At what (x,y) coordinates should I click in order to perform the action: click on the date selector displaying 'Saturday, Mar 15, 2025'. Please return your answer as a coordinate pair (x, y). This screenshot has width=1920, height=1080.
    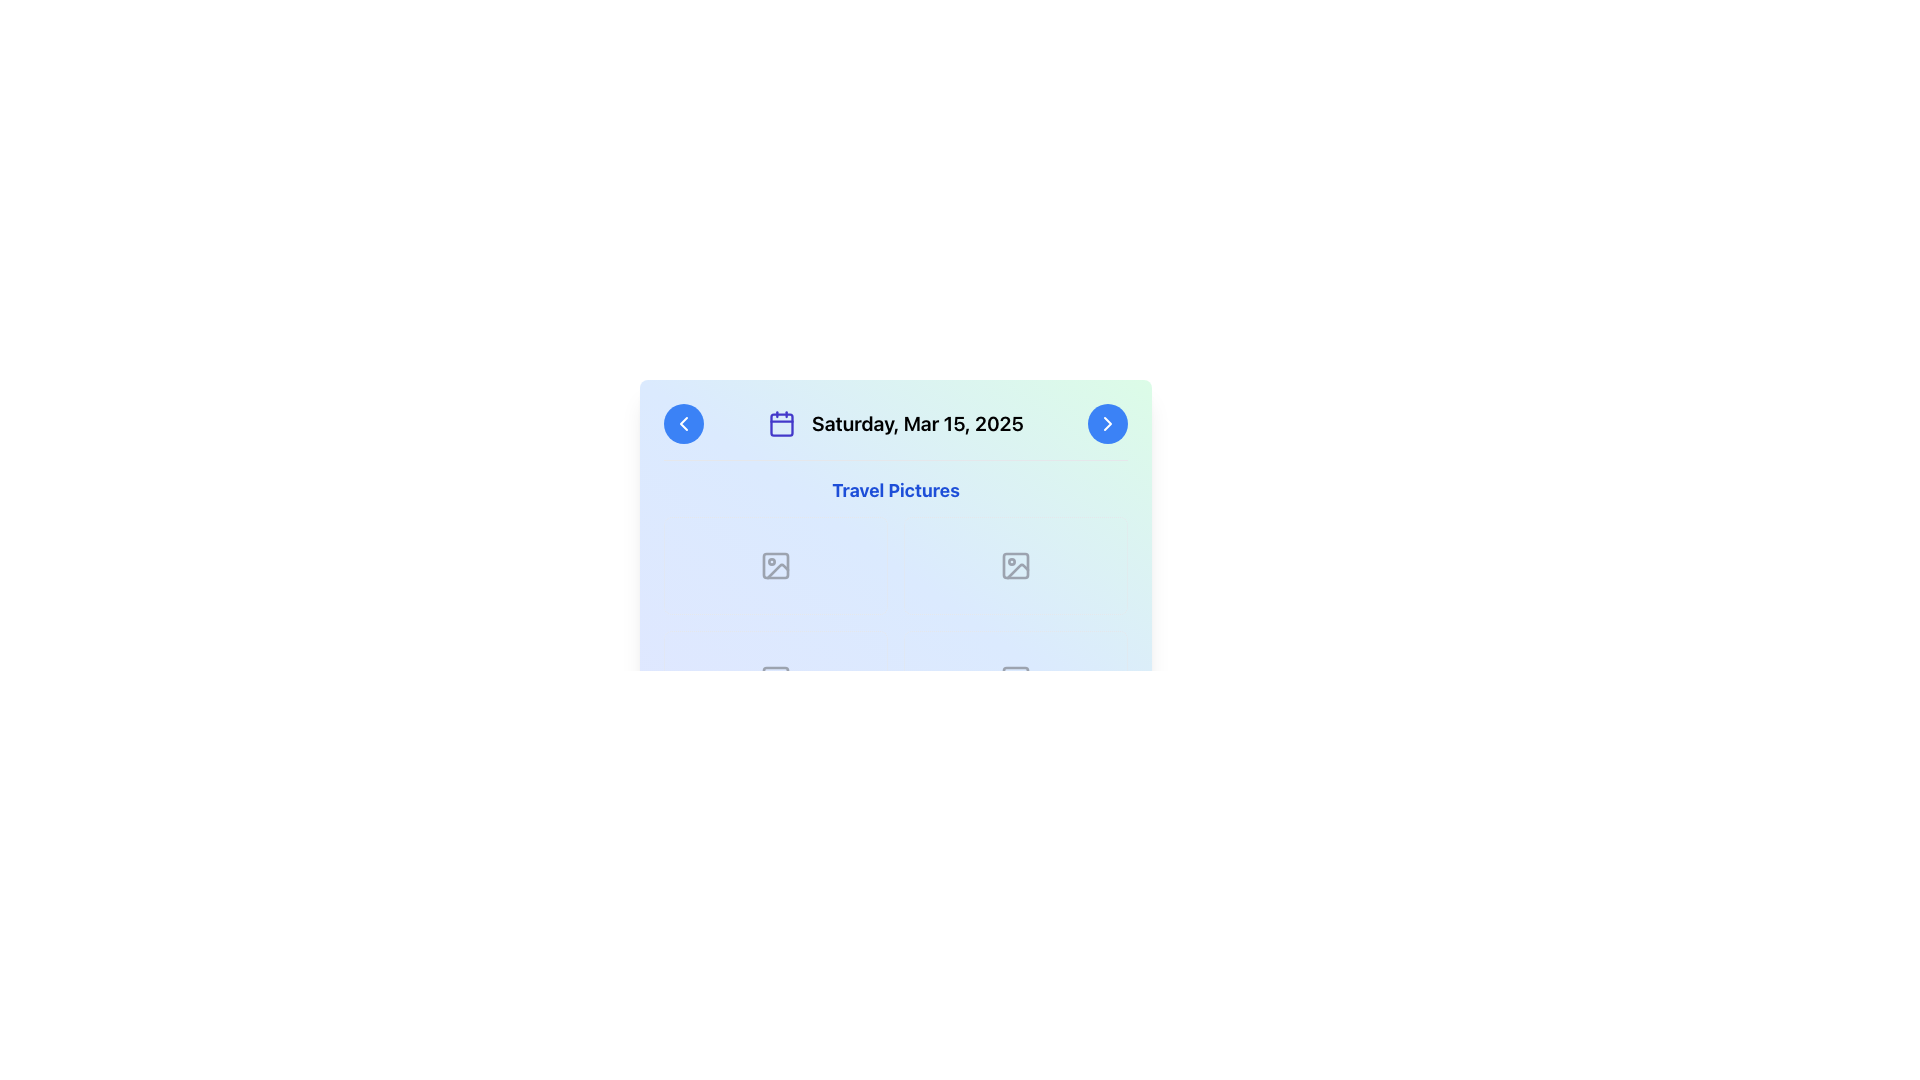
    Looking at the image, I should click on (895, 423).